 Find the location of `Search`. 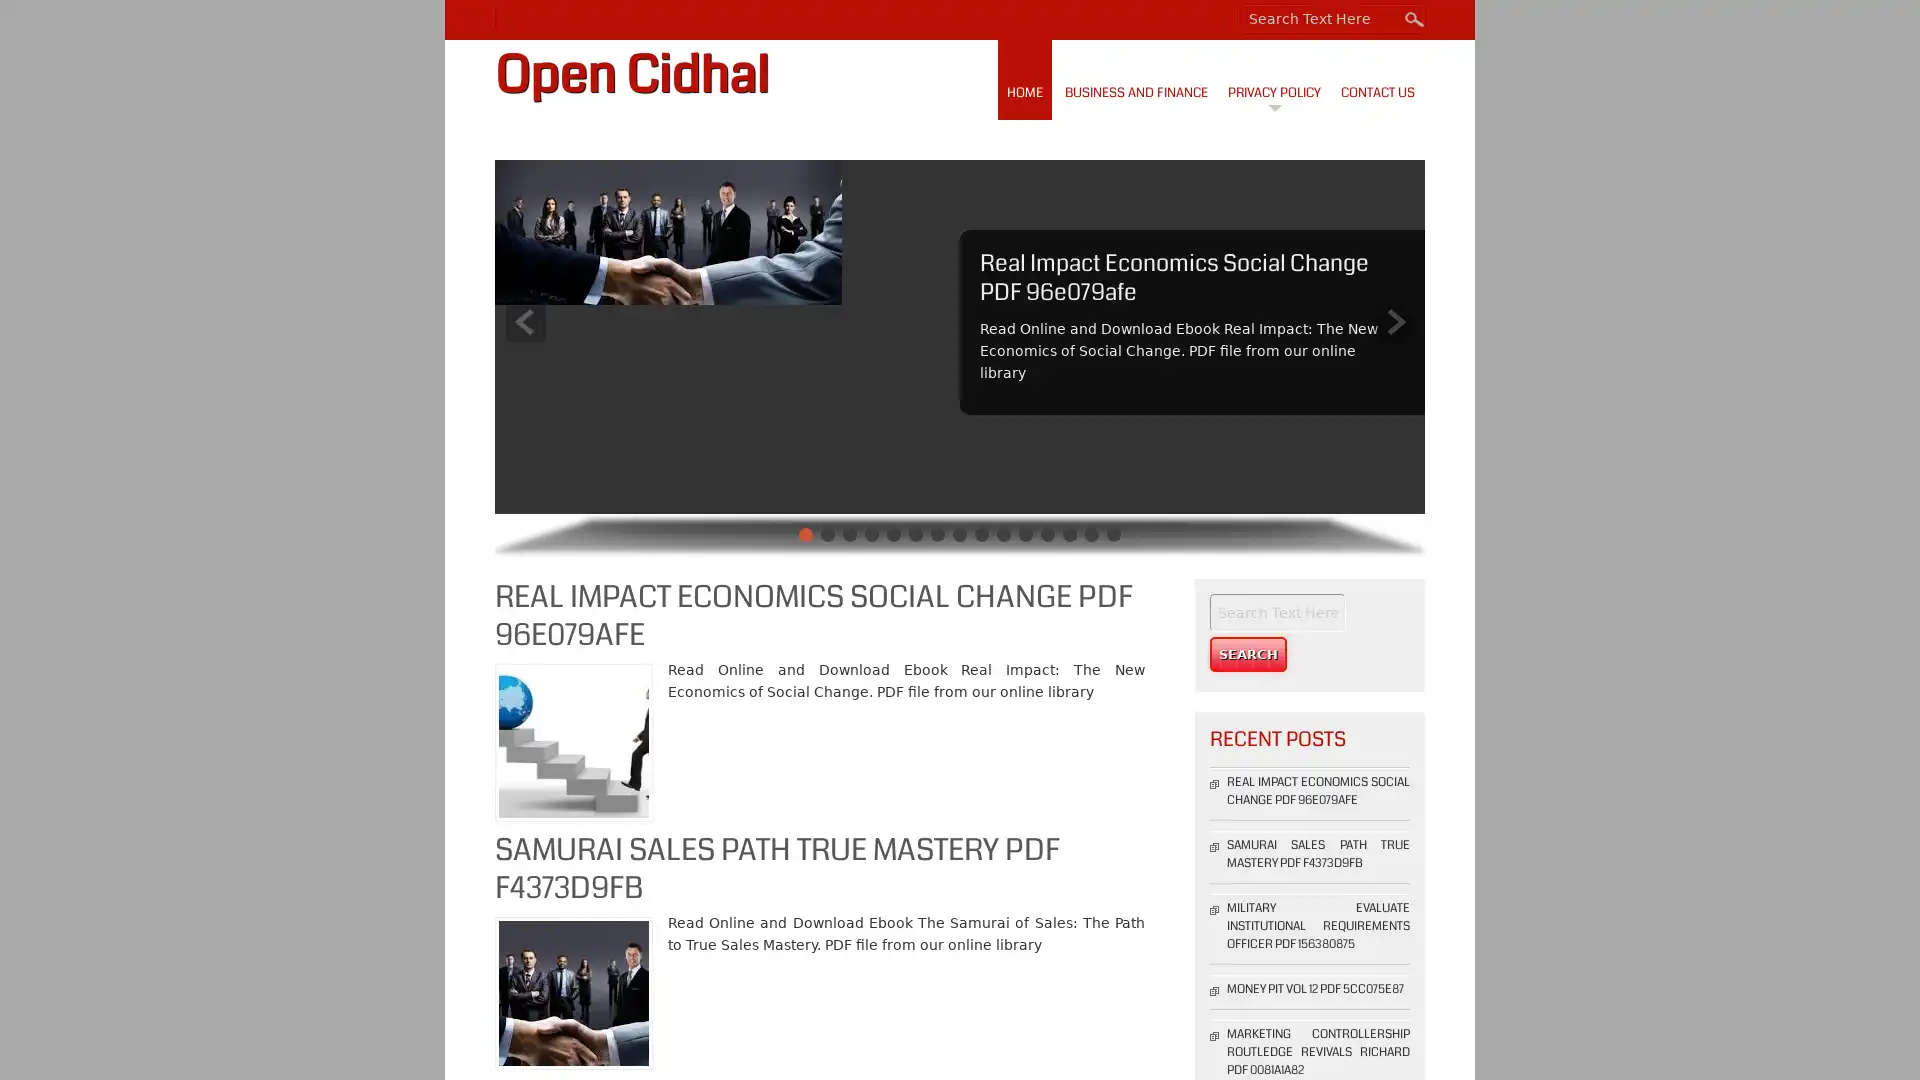

Search is located at coordinates (1247, 654).